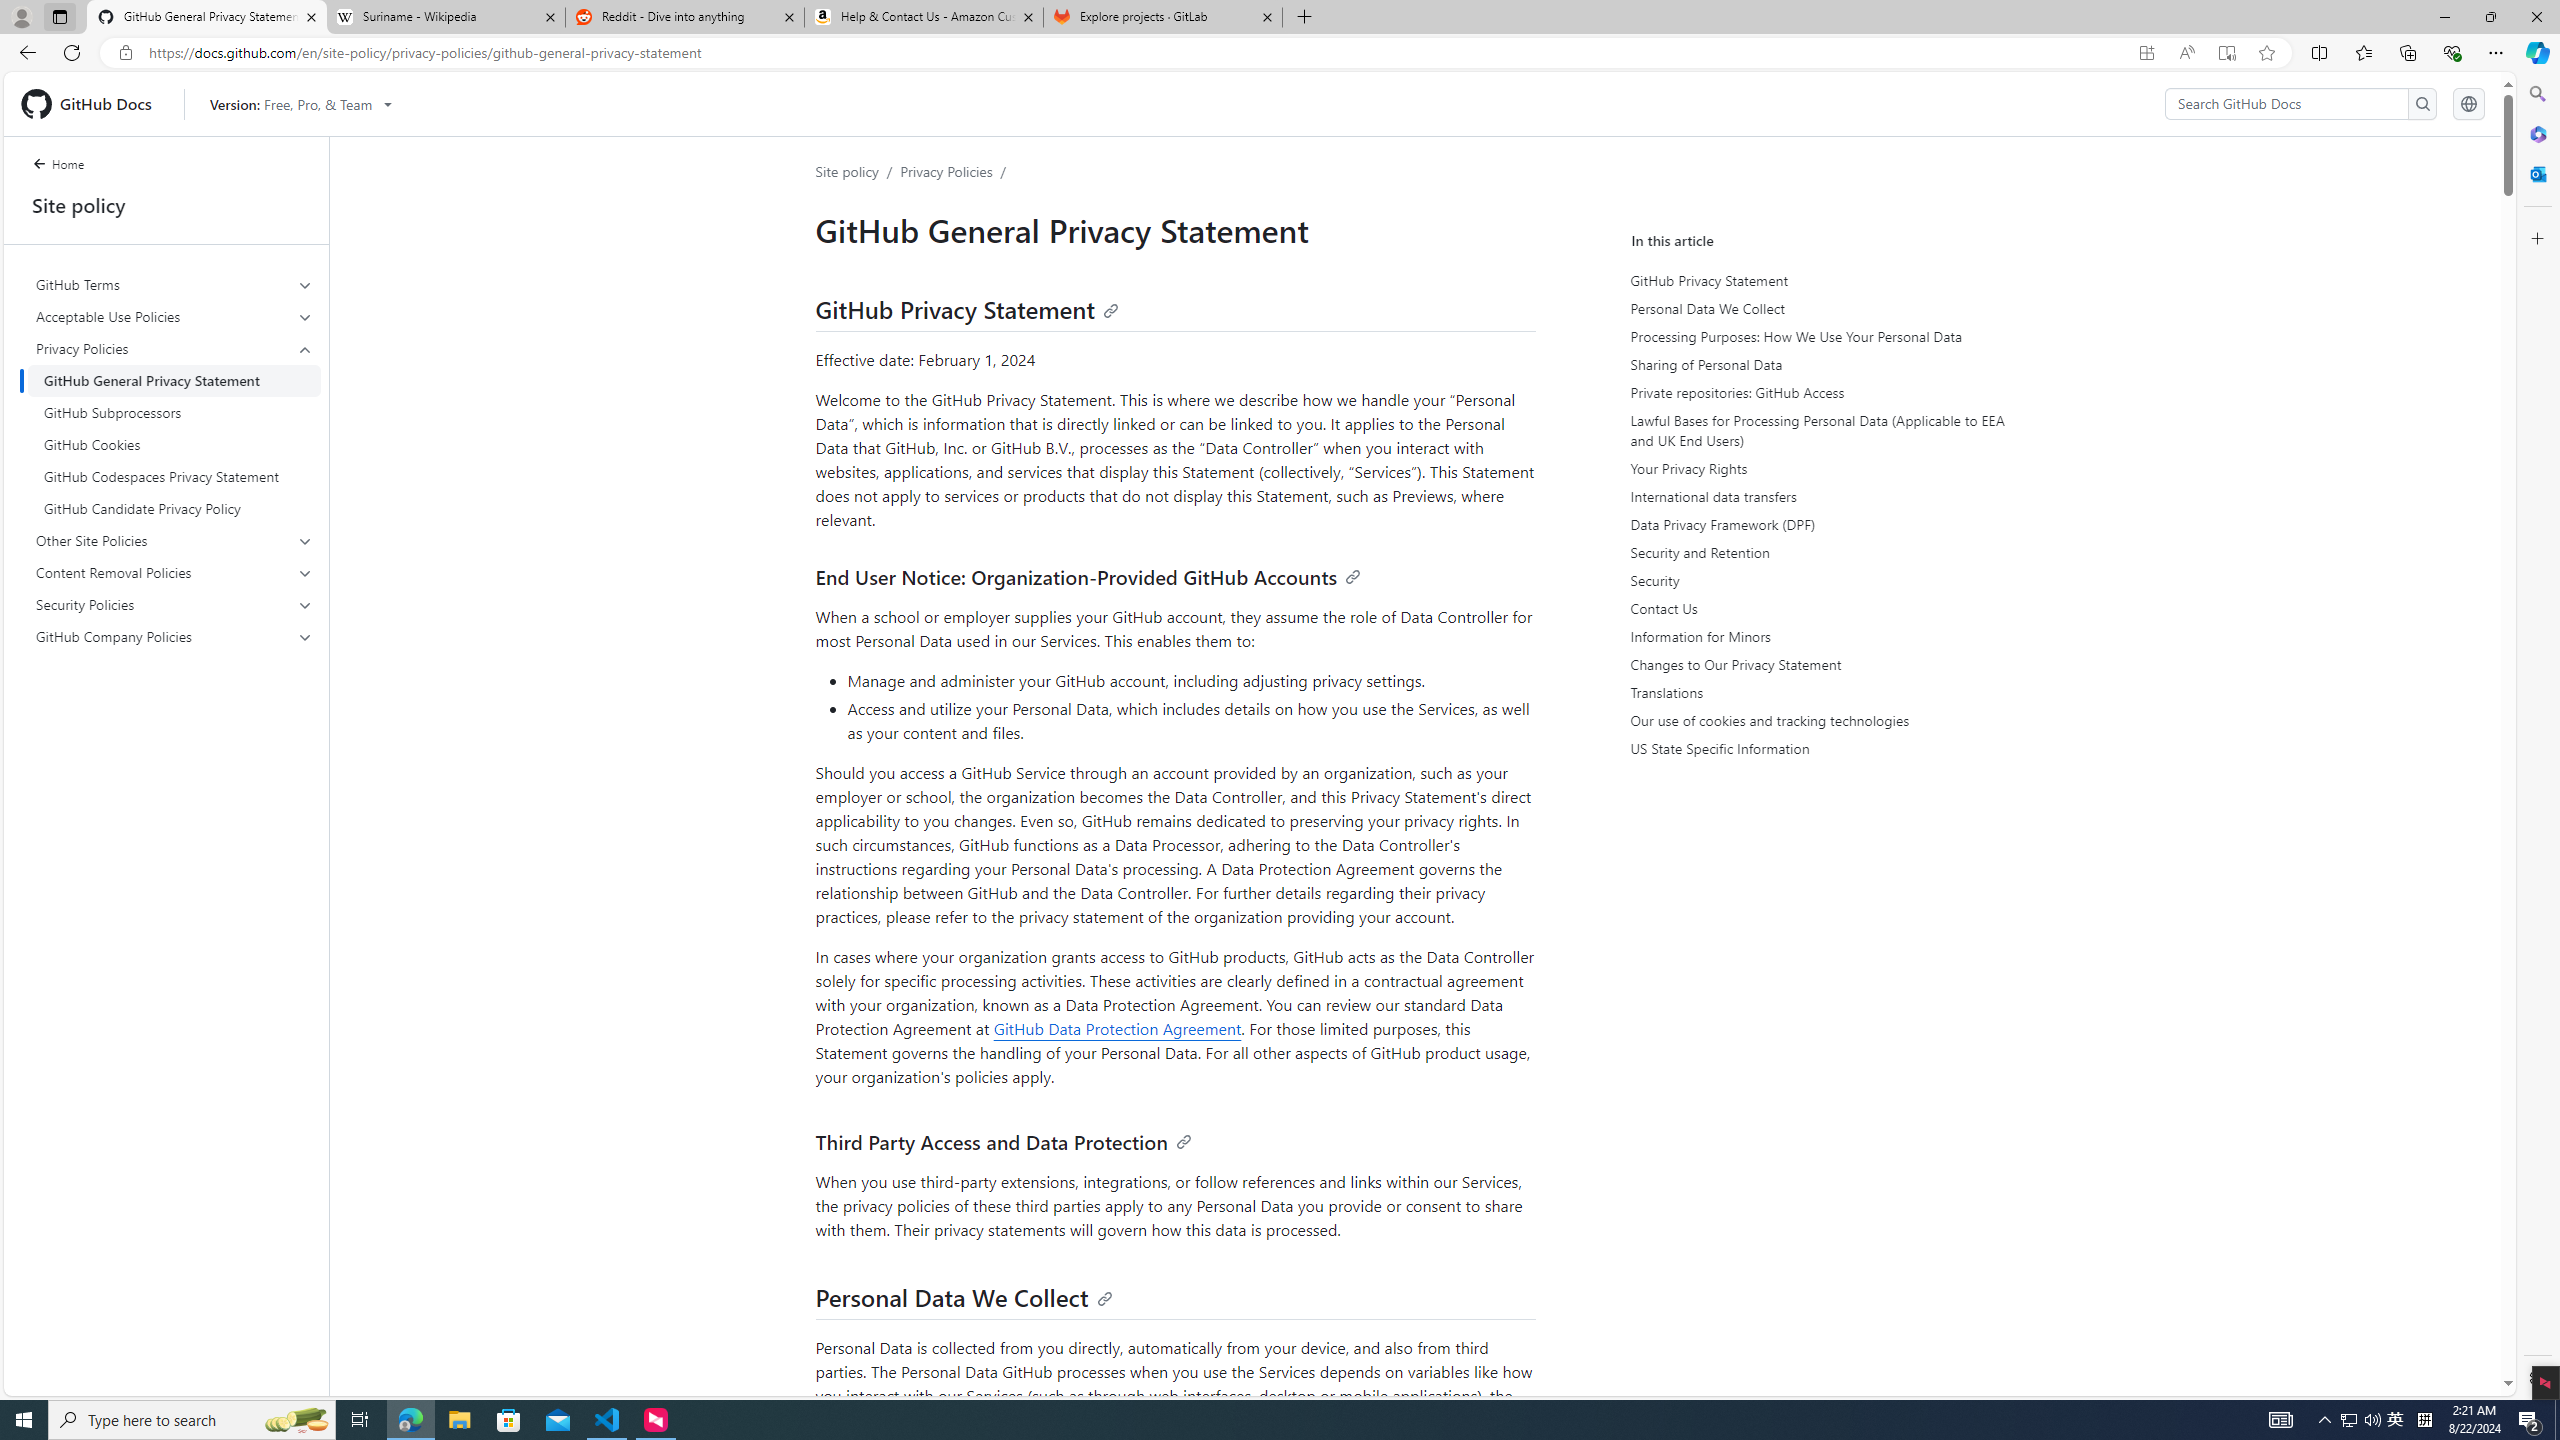 The height and width of the screenshot is (1440, 2560). Describe the element at coordinates (957, 171) in the screenshot. I see `'Privacy Policies/'` at that location.